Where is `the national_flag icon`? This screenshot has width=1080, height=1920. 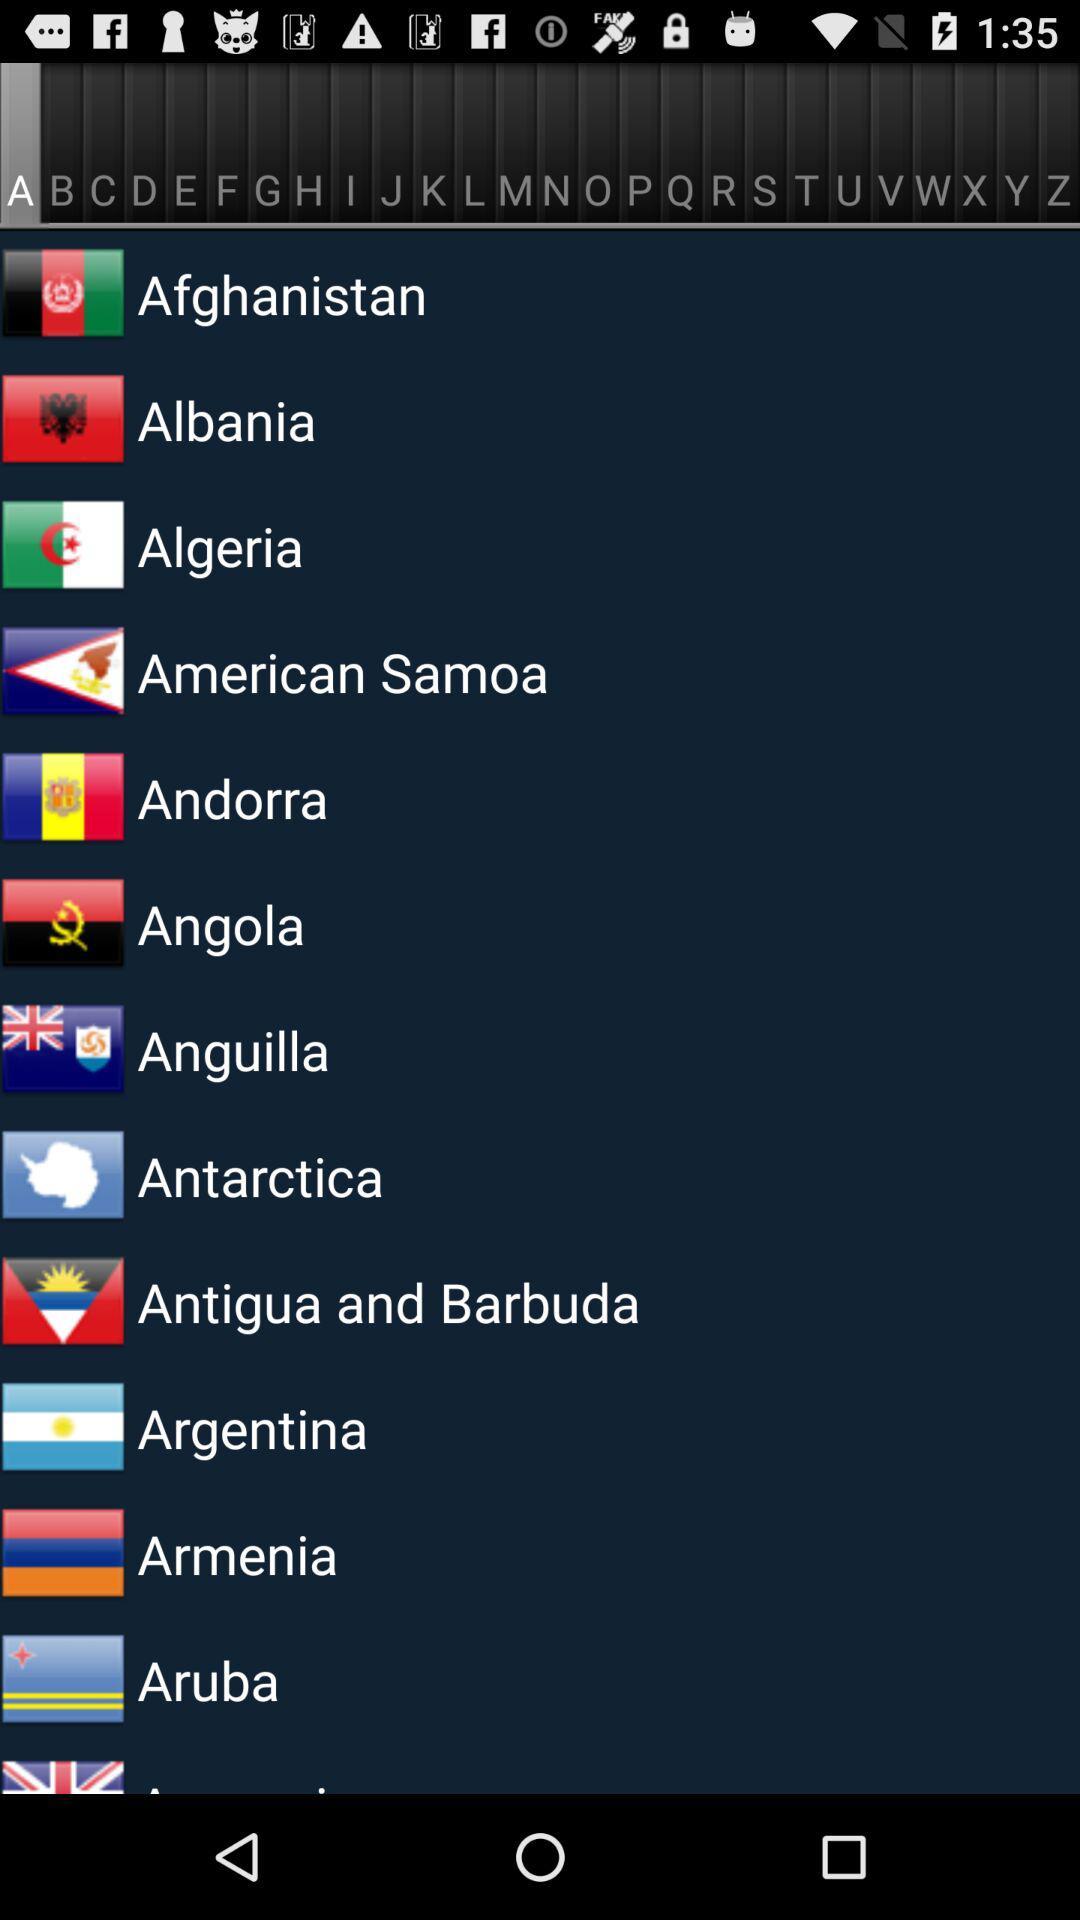 the national_flag icon is located at coordinates (61, 1392).